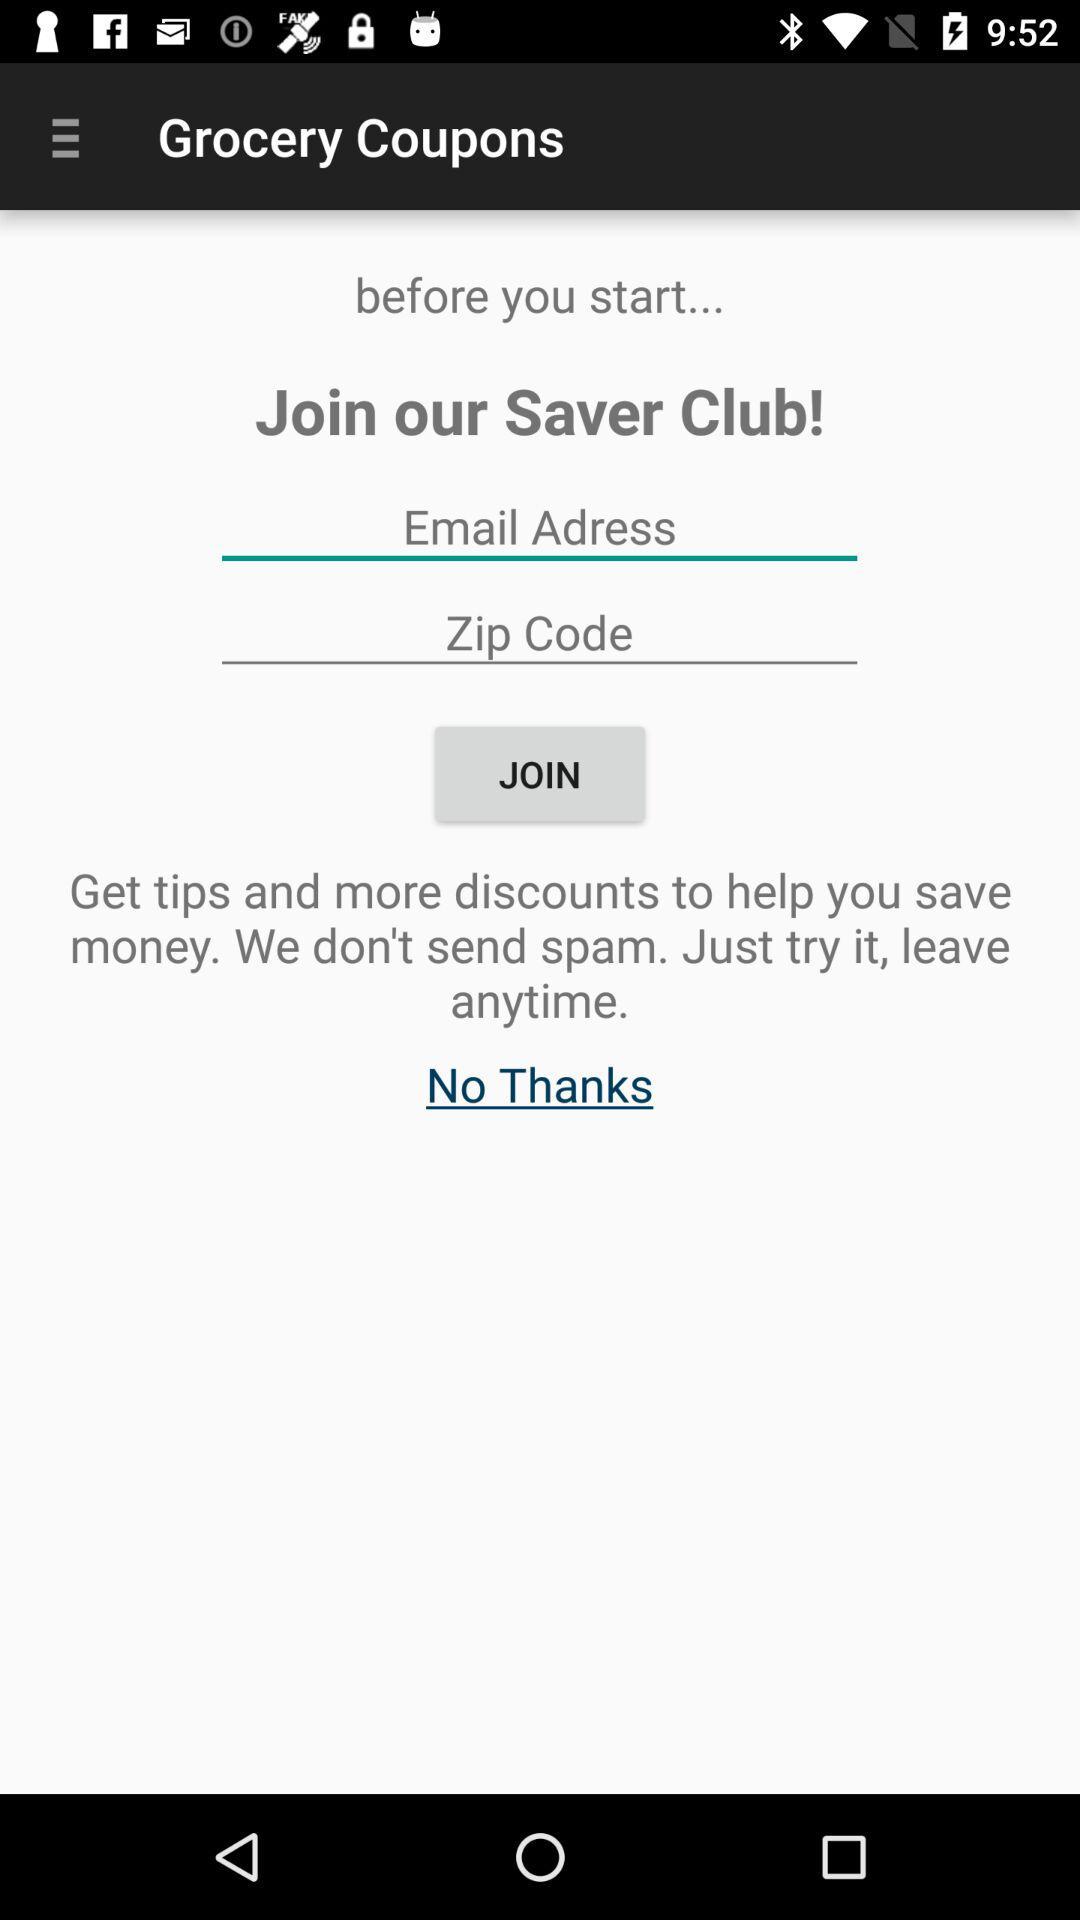 The width and height of the screenshot is (1080, 1920). What do you see at coordinates (538, 1093) in the screenshot?
I see `no thanks icon` at bounding box center [538, 1093].